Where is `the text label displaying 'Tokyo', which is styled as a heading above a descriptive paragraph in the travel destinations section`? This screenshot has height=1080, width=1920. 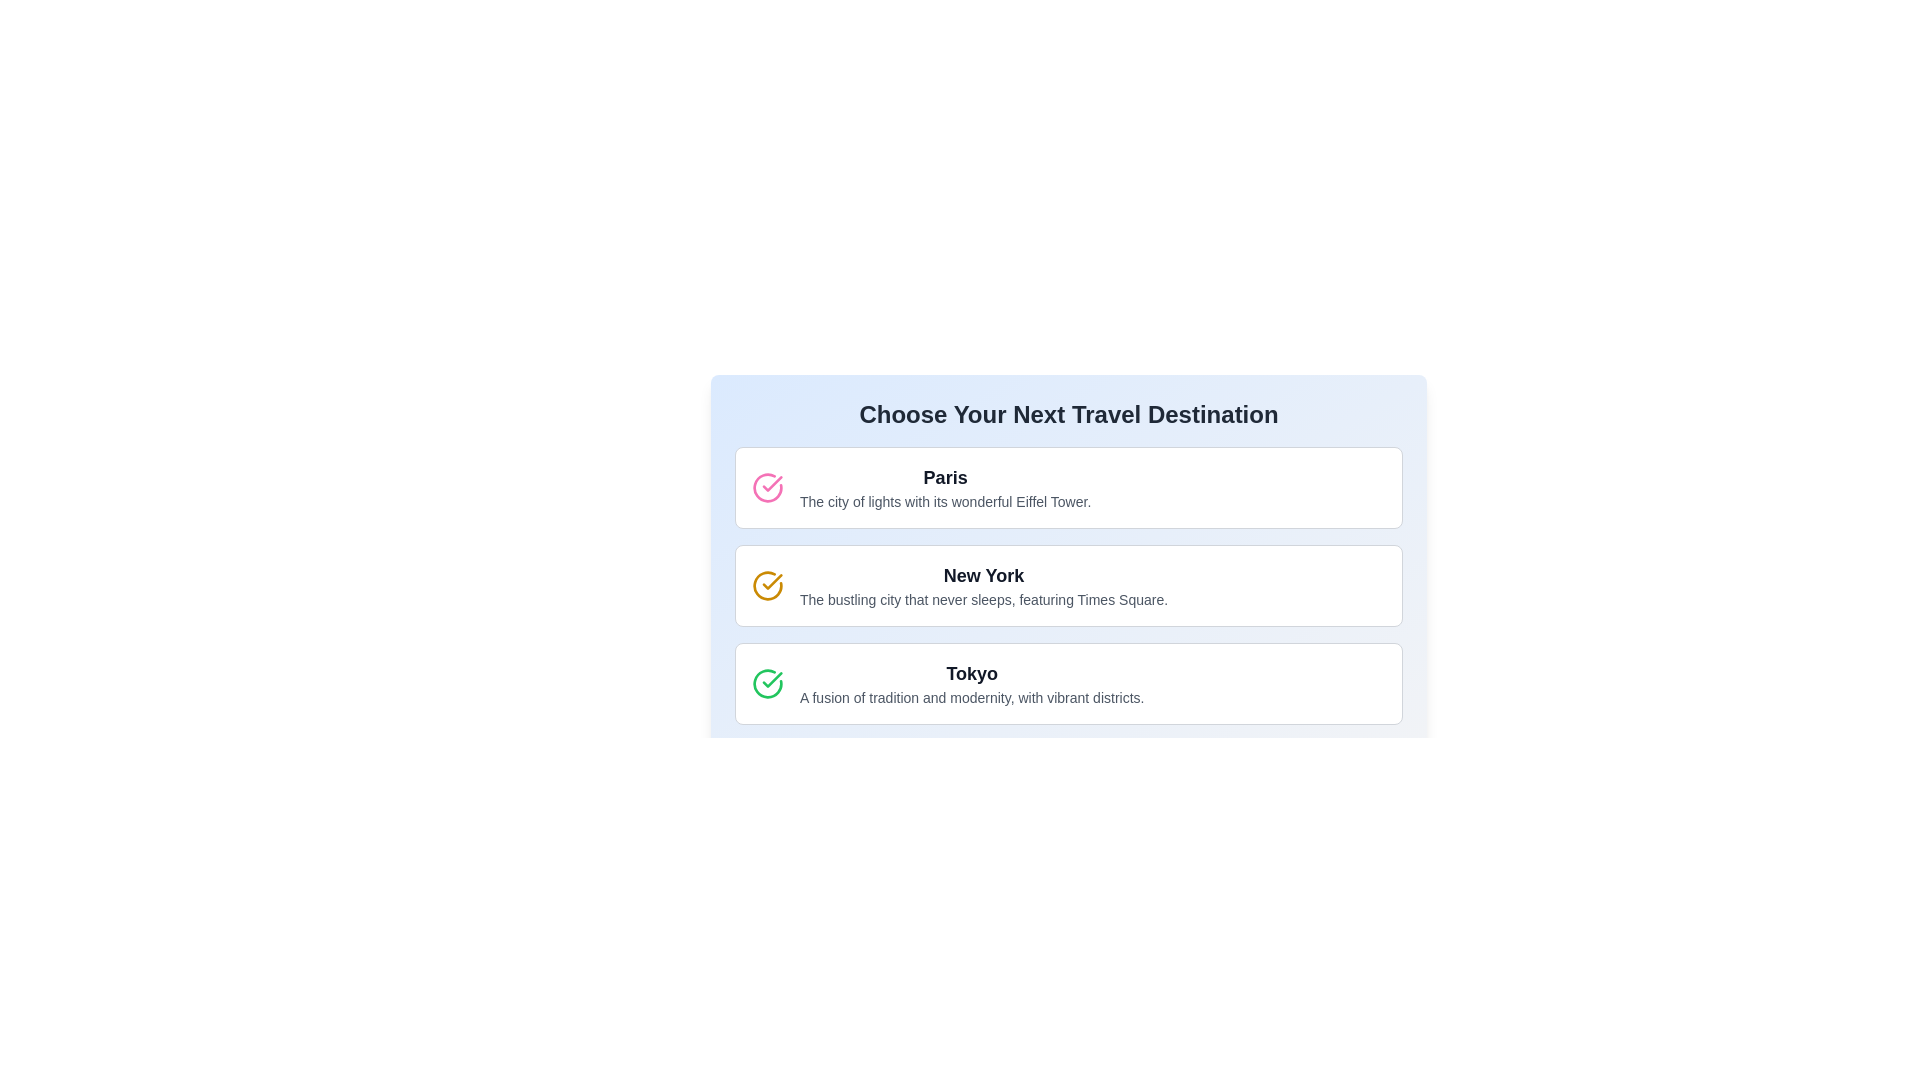 the text label displaying 'Tokyo', which is styled as a heading above a descriptive paragraph in the travel destinations section is located at coordinates (972, 674).